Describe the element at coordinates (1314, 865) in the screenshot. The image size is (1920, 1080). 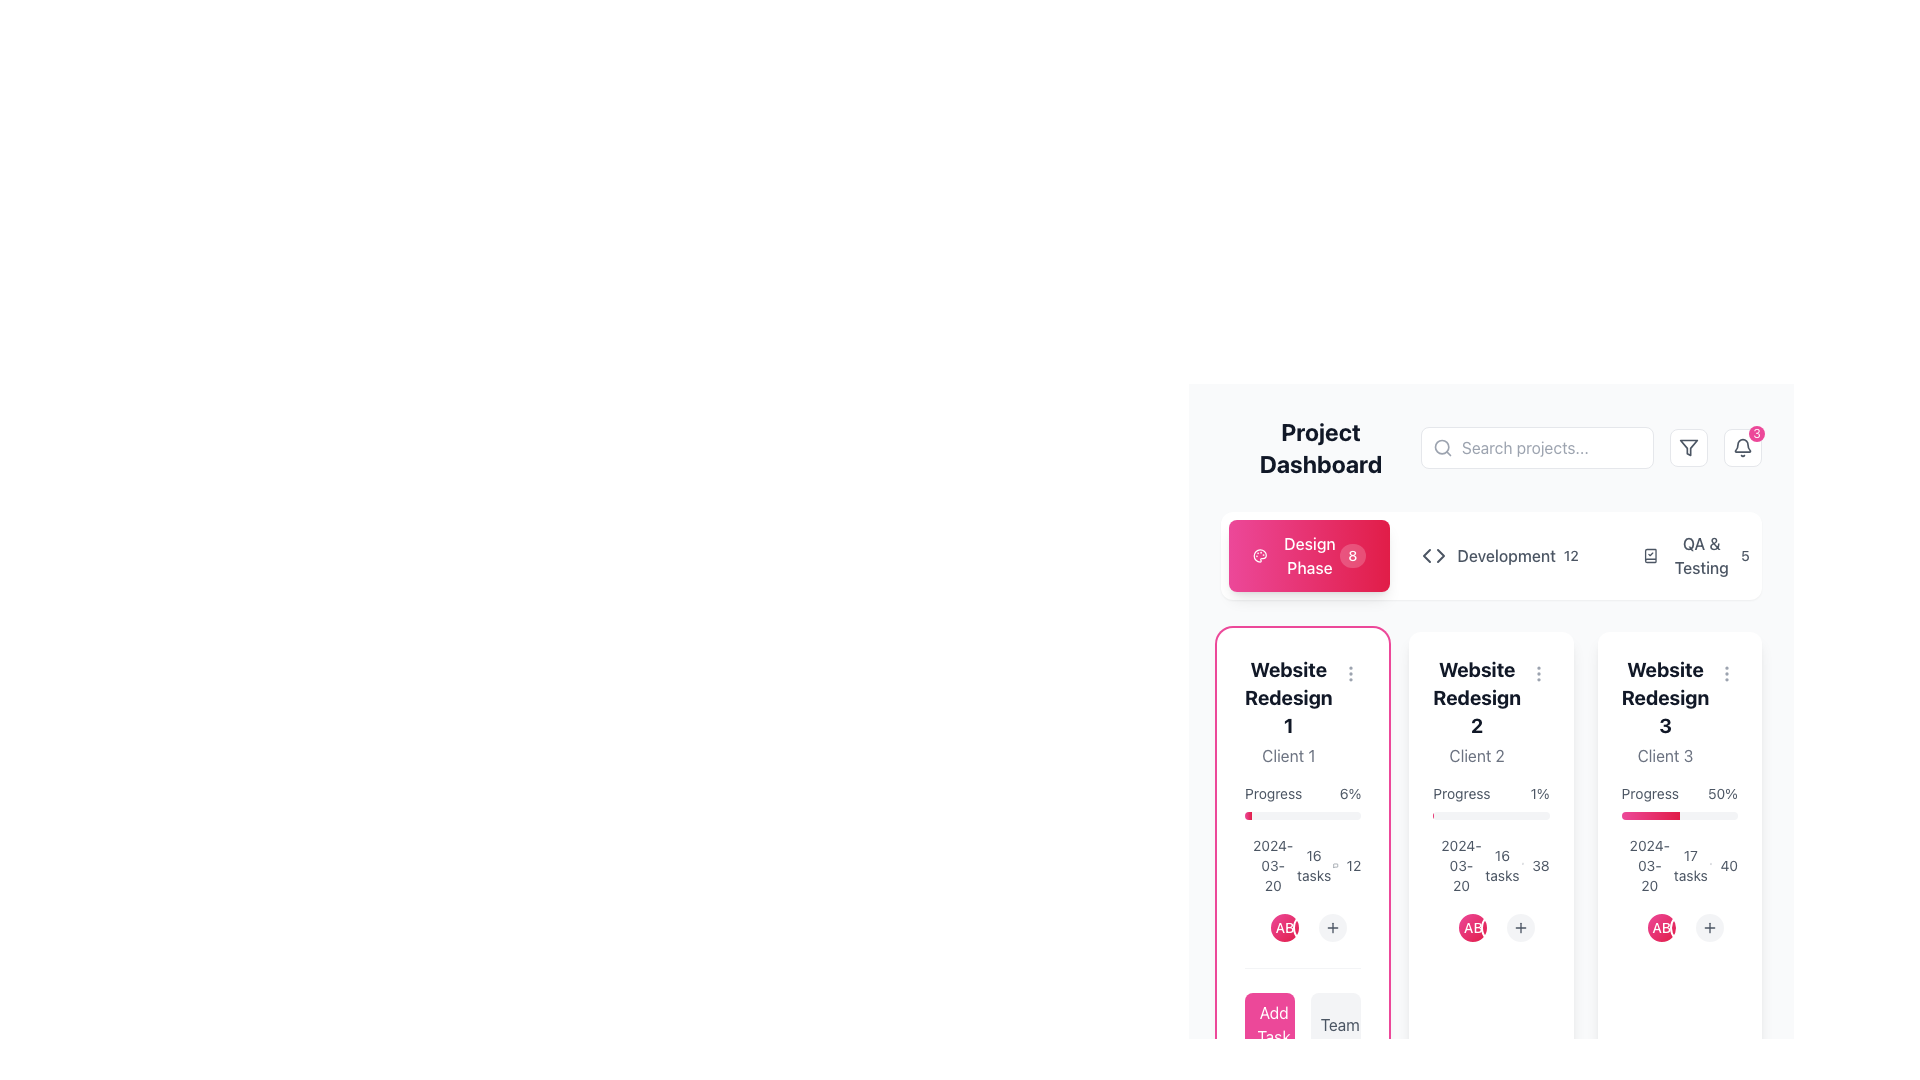
I see `text information displayed in the text label located at the bottom-middle of the 'Website Redesign 1' project card, which indicates the number of tasks associated with the project` at that location.